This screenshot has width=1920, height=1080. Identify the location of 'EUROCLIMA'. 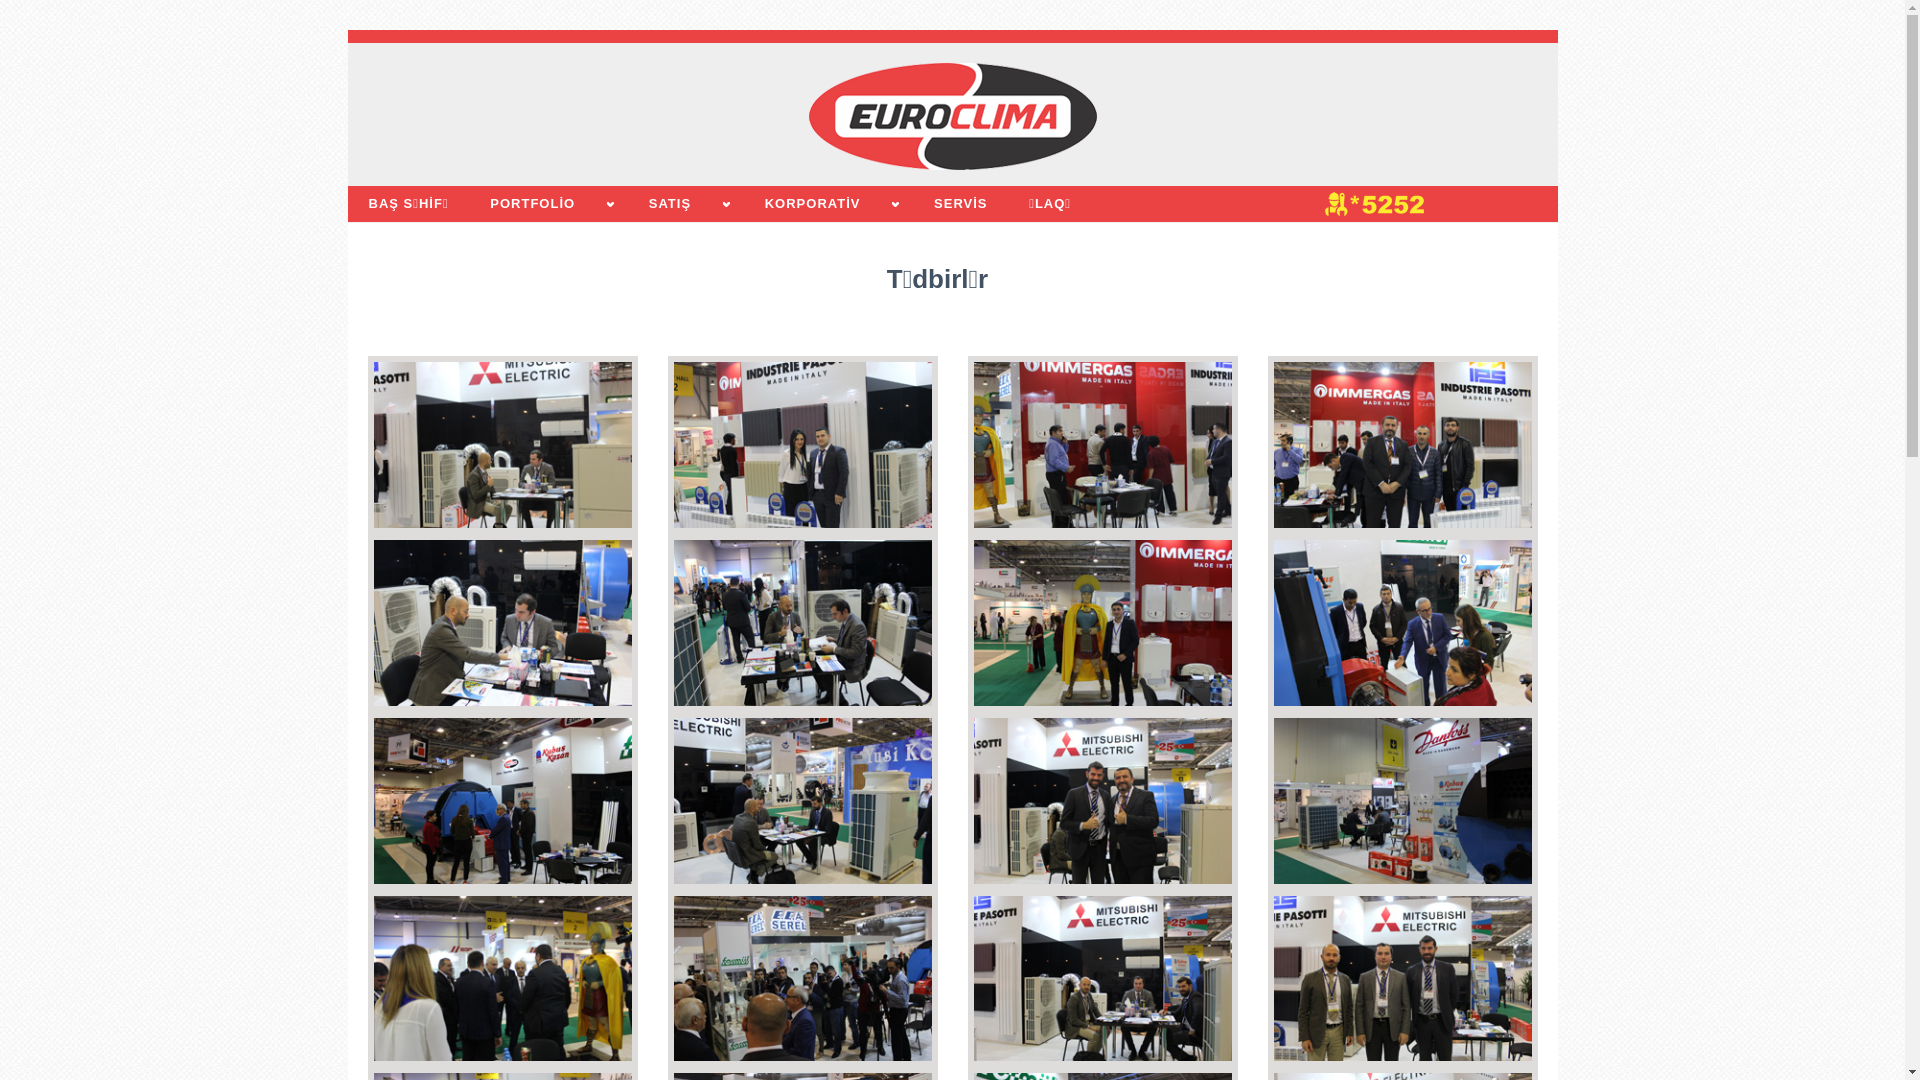
(950, 116).